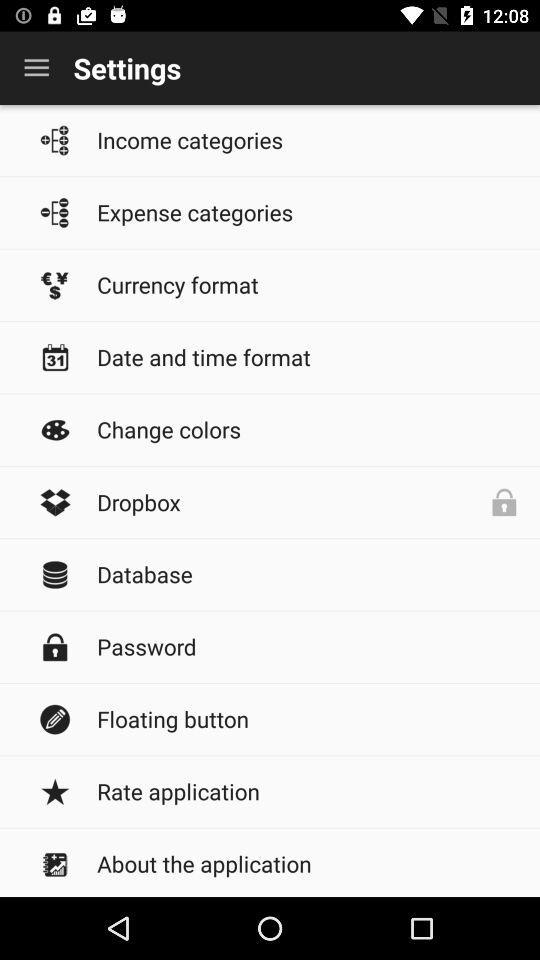 Image resolution: width=540 pixels, height=960 pixels. Describe the element at coordinates (308, 212) in the screenshot. I see `the icon below income categories` at that location.